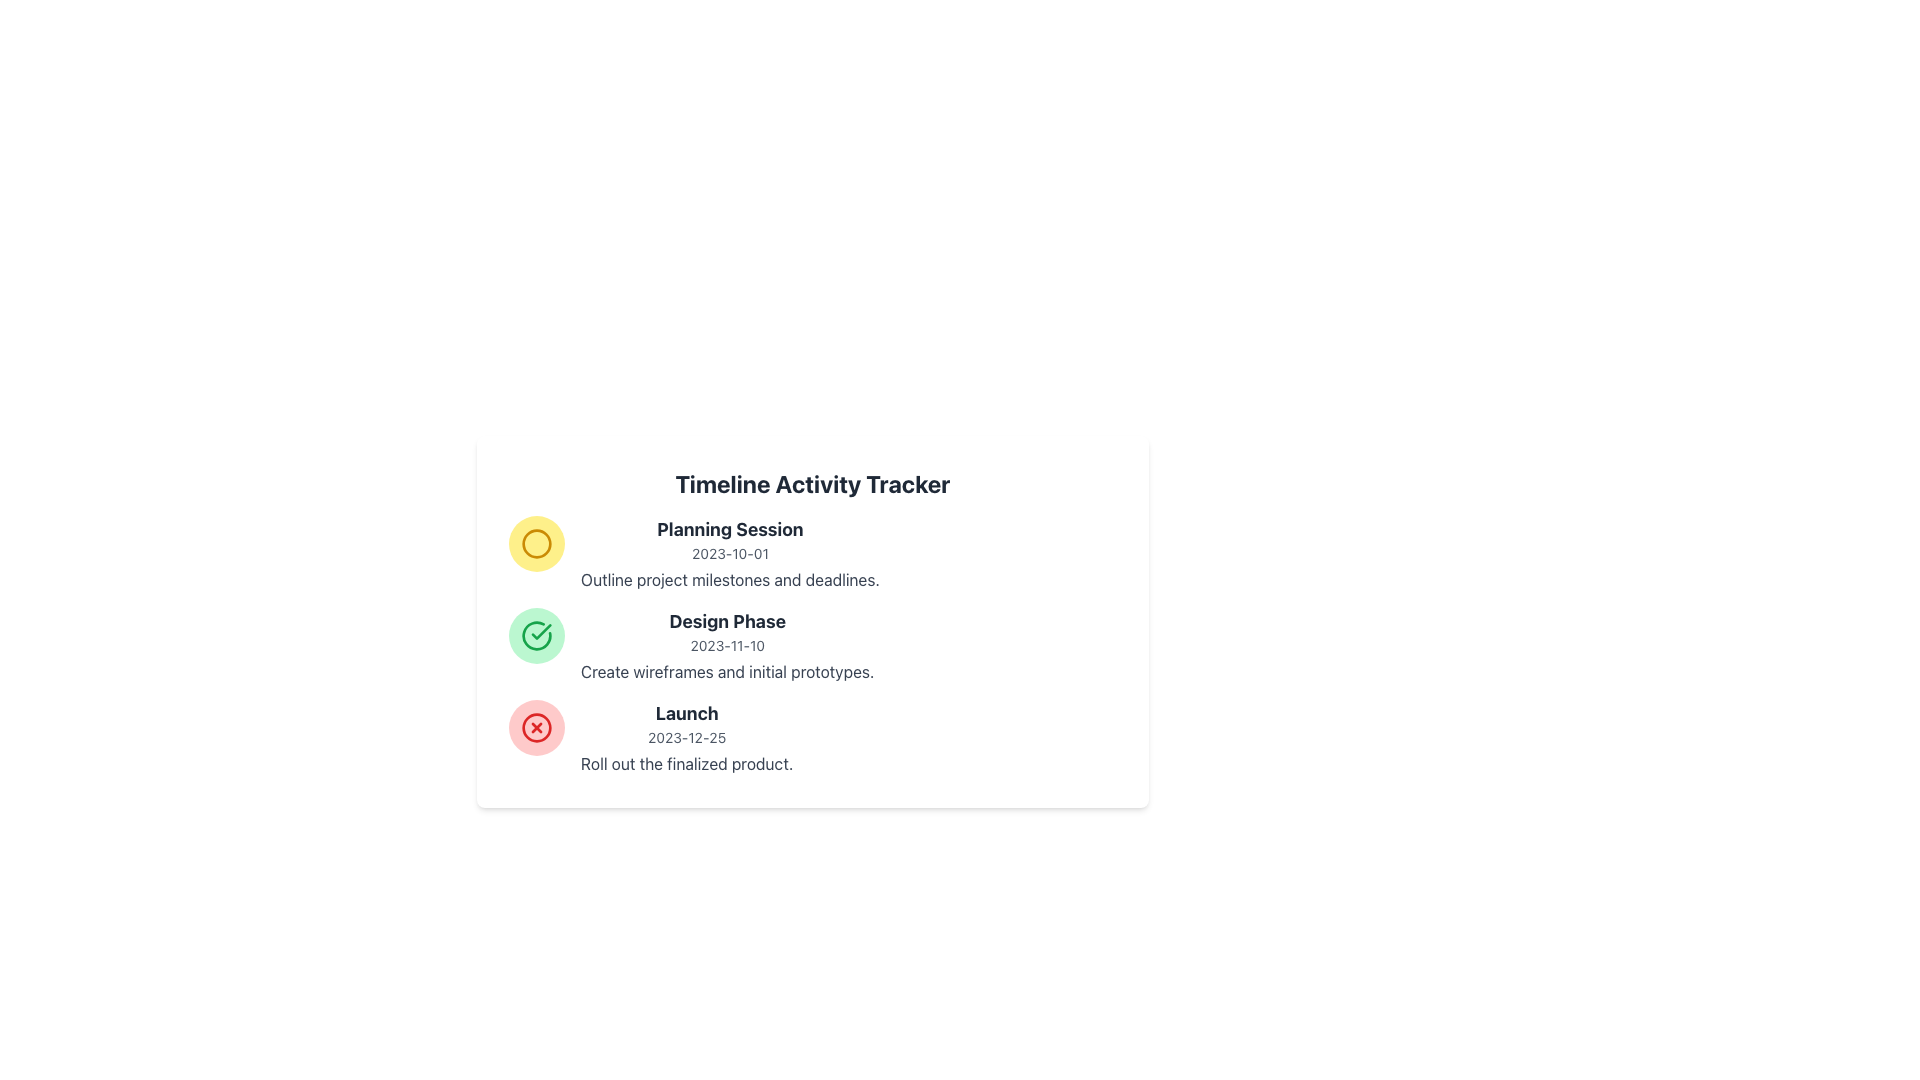 The image size is (1920, 1080). Describe the element at coordinates (537, 636) in the screenshot. I see `the visual indicator icon for the 'Design Phase' timeline entry` at that location.